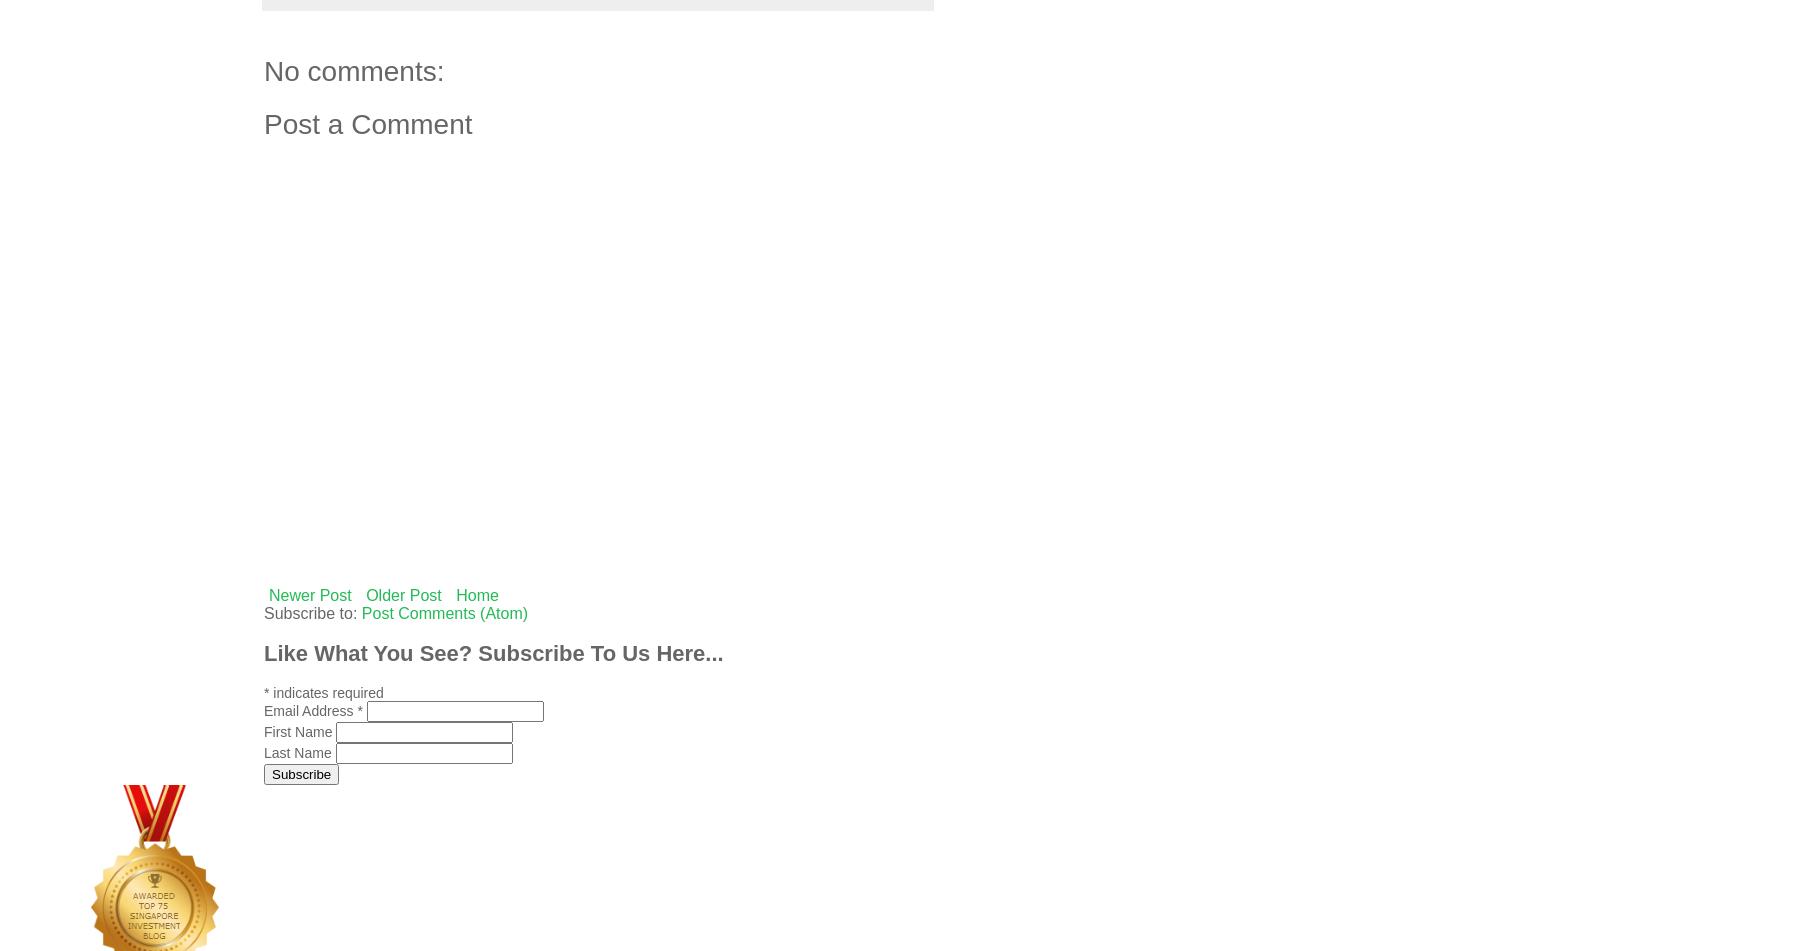  What do you see at coordinates (493, 652) in the screenshot?
I see `'Like What You See? Subscribe To Us Here...'` at bounding box center [493, 652].